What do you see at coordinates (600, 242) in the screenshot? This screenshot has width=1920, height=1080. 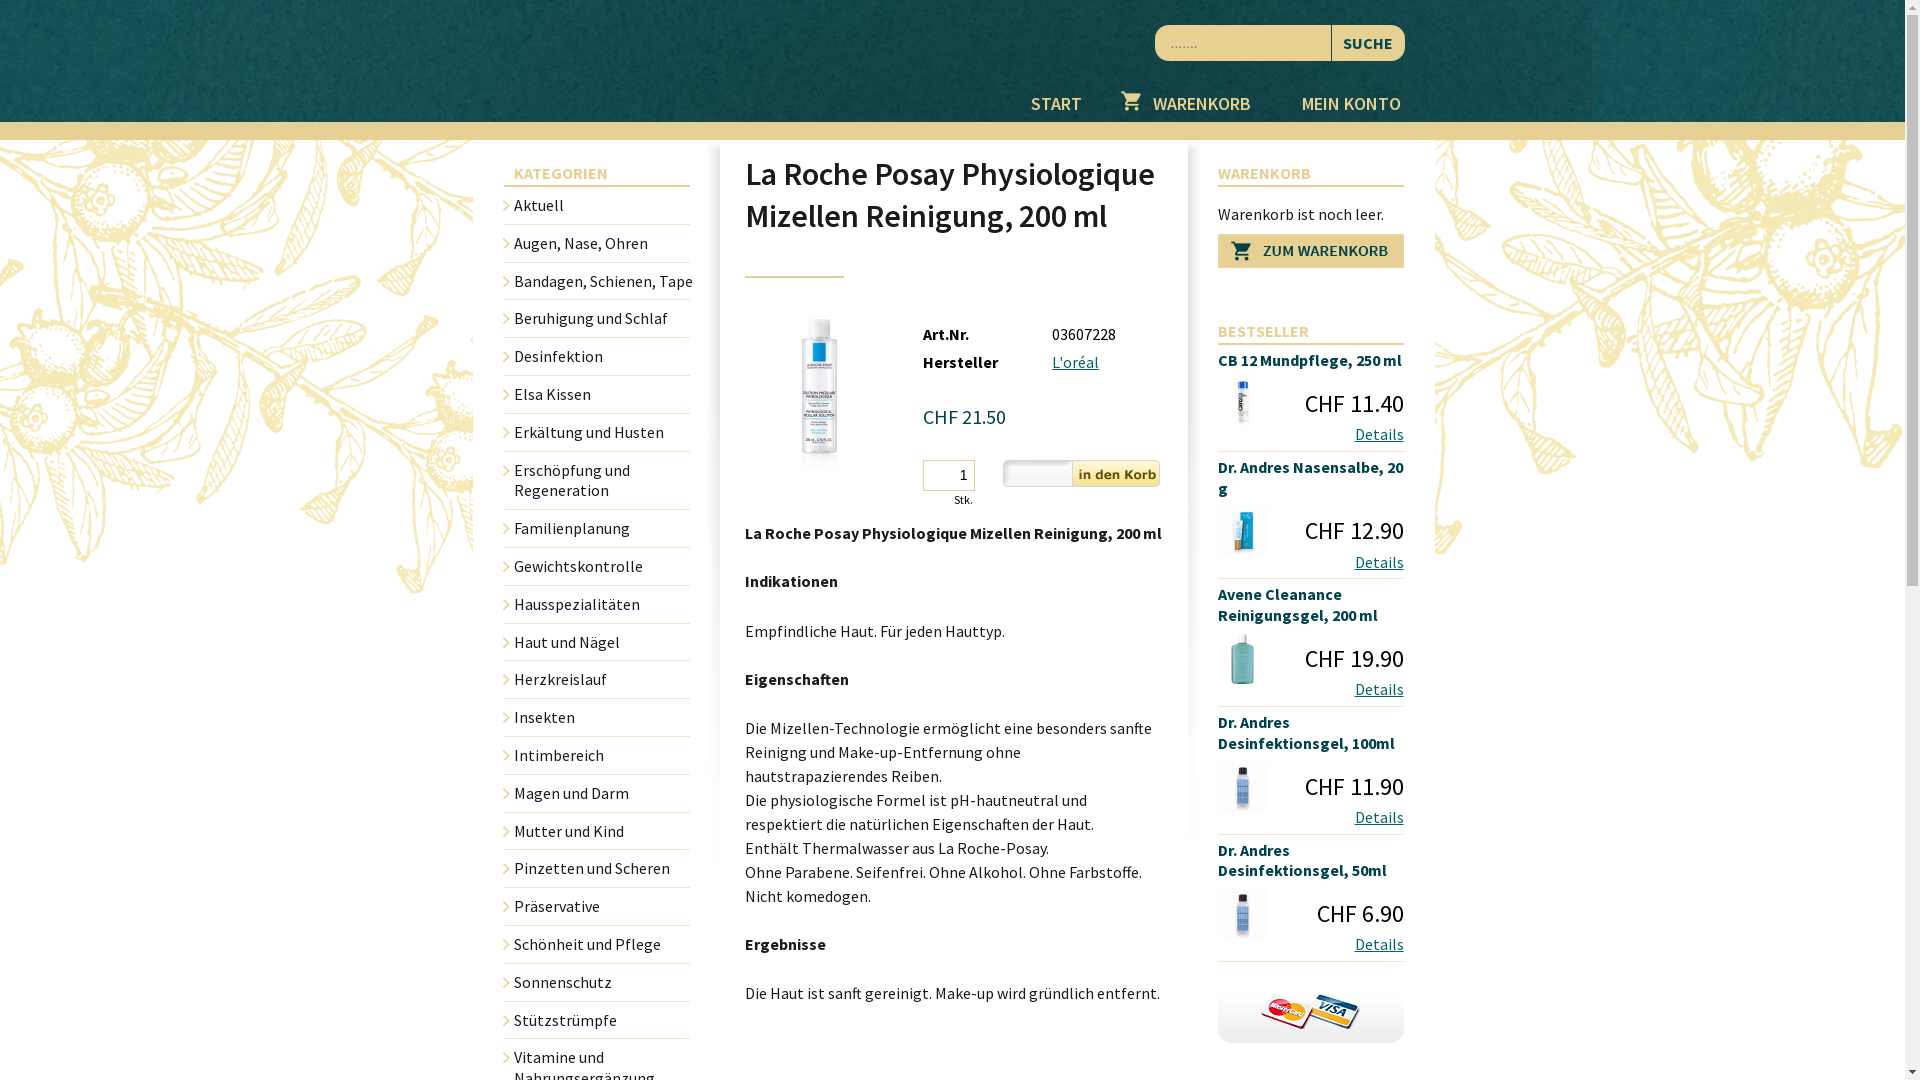 I see `'Augen, Nase, Ohren'` at bounding box center [600, 242].